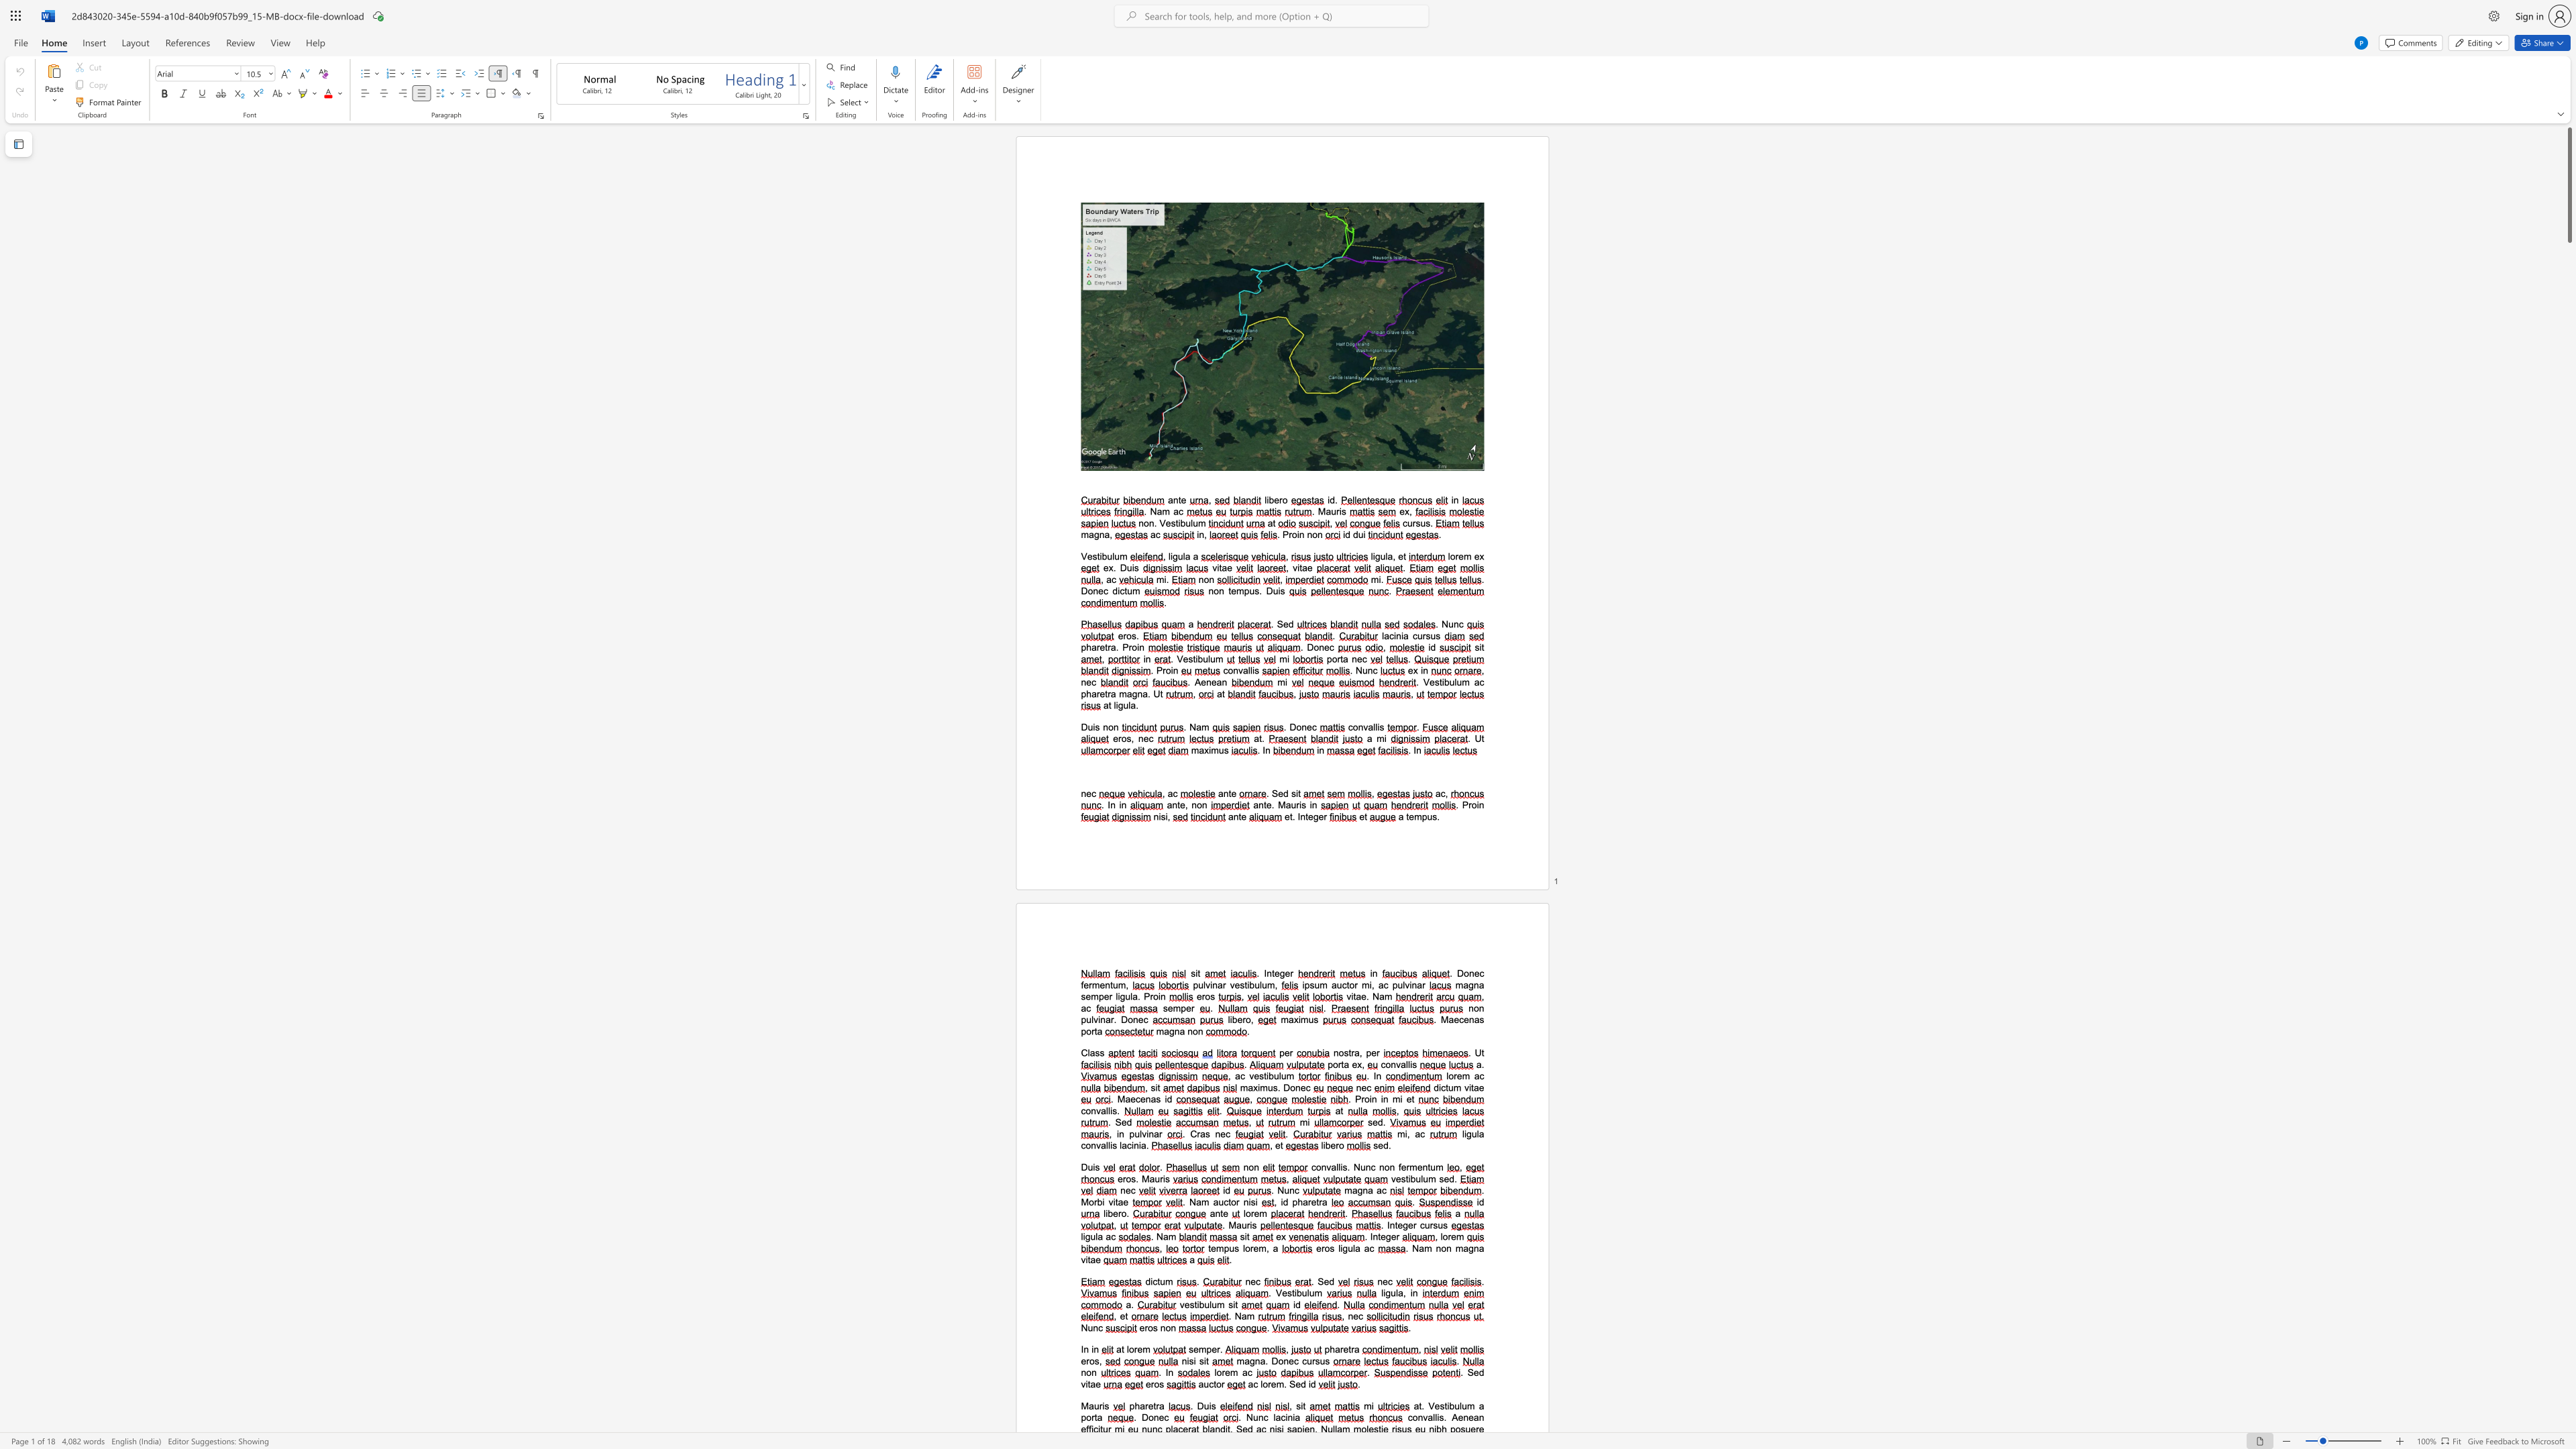 This screenshot has height=1449, width=2576. What do you see at coordinates (1345, 1167) in the screenshot?
I see `the space between the continuous character "s" and "." in the text` at bounding box center [1345, 1167].